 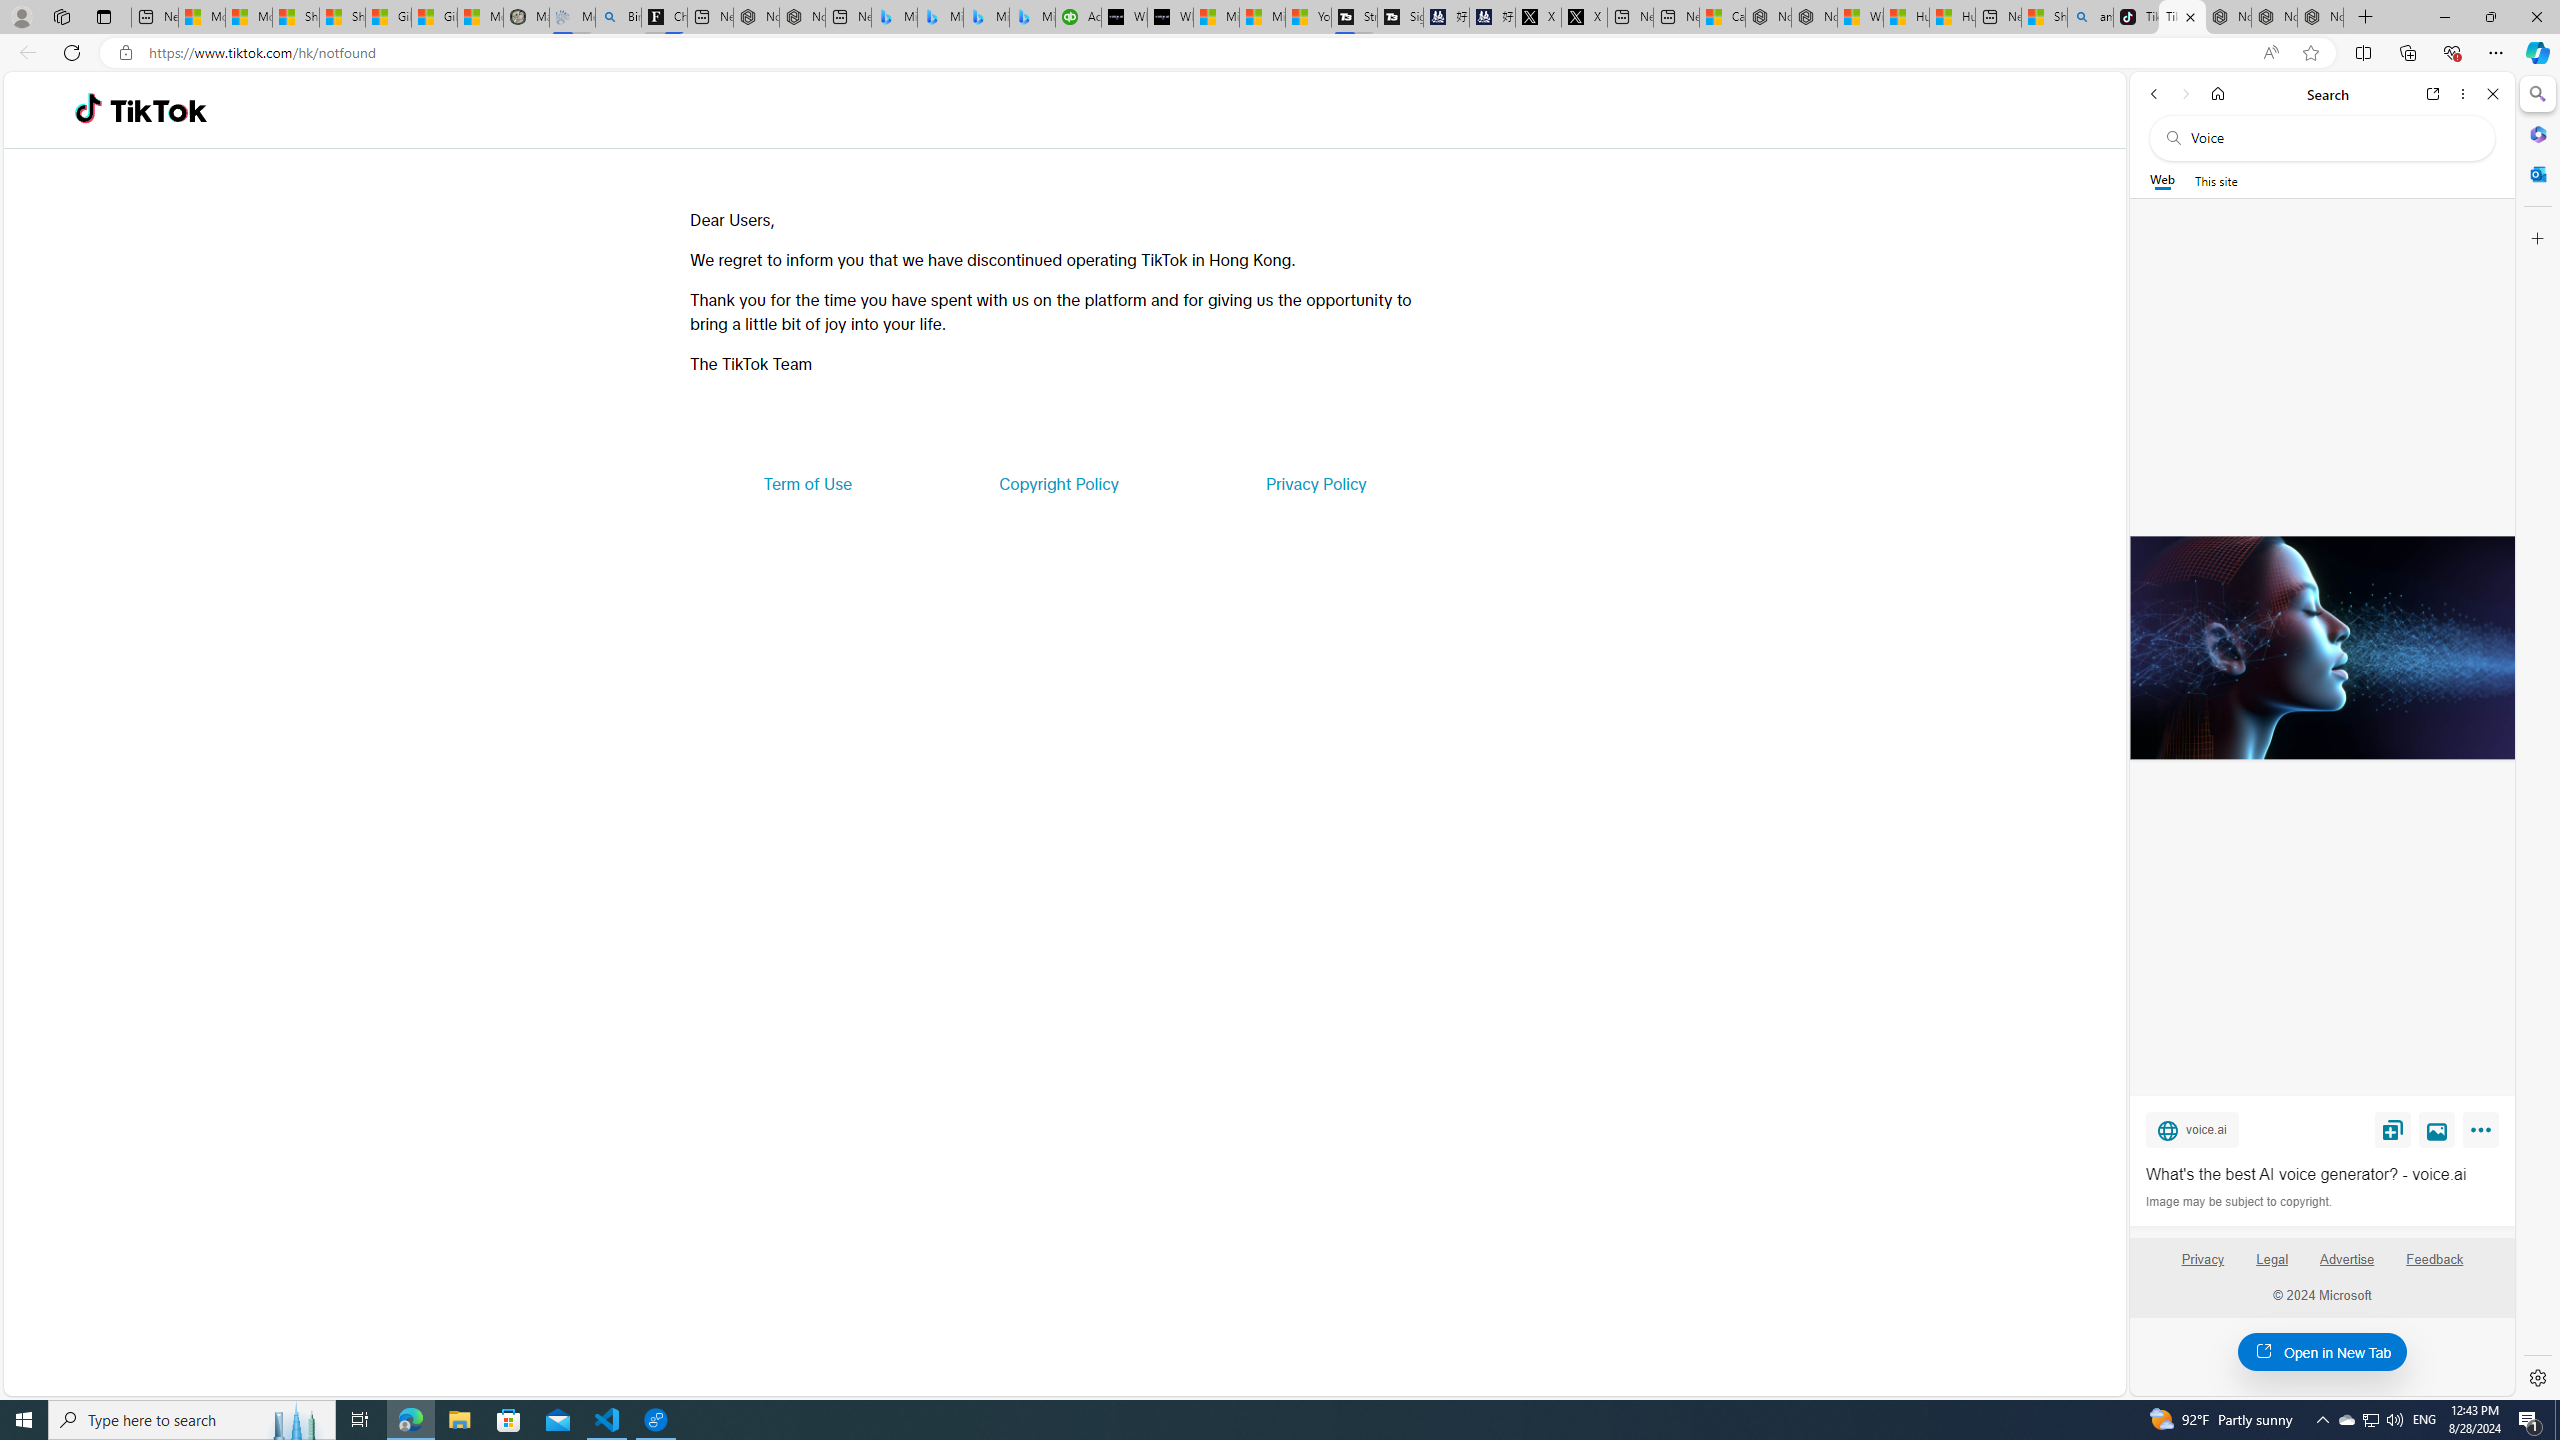 I want to click on 'Open link in new tab', so click(x=2433, y=93).